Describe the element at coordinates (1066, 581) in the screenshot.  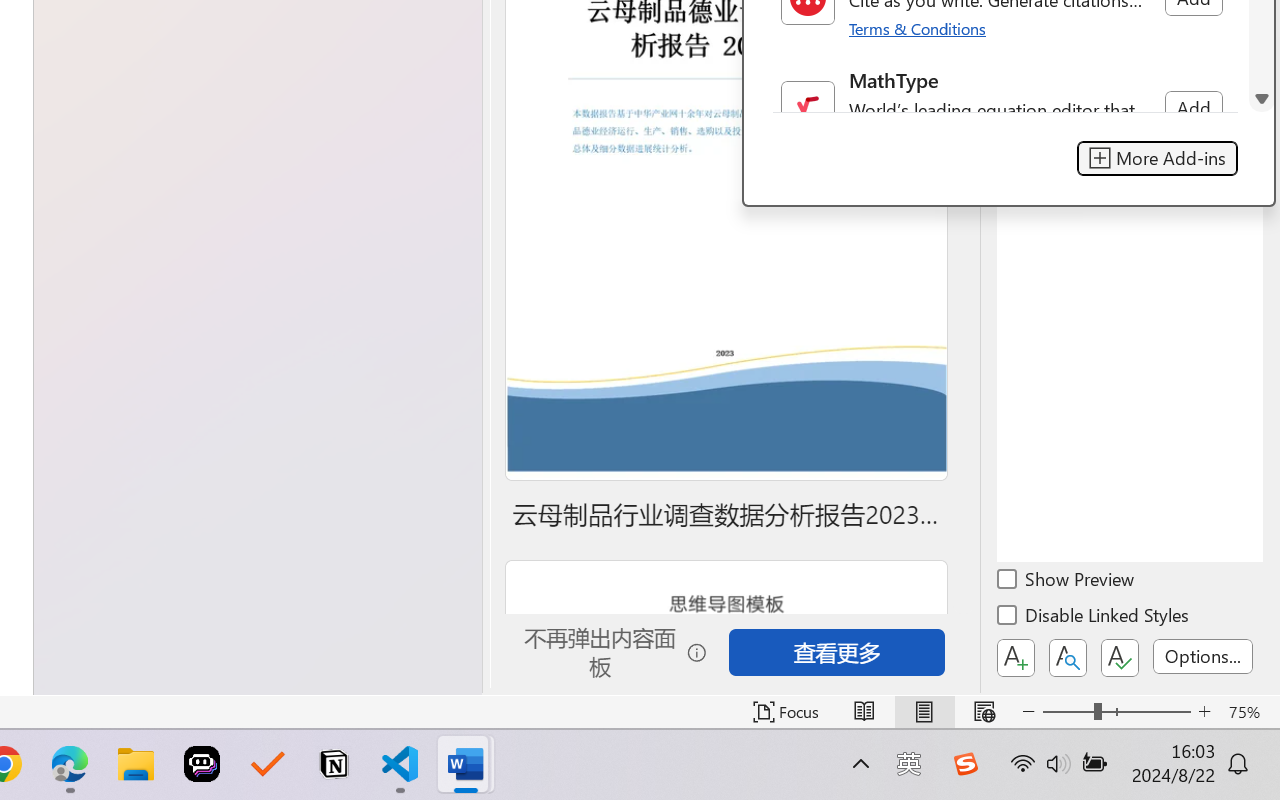
I see `'Show Preview'` at that location.